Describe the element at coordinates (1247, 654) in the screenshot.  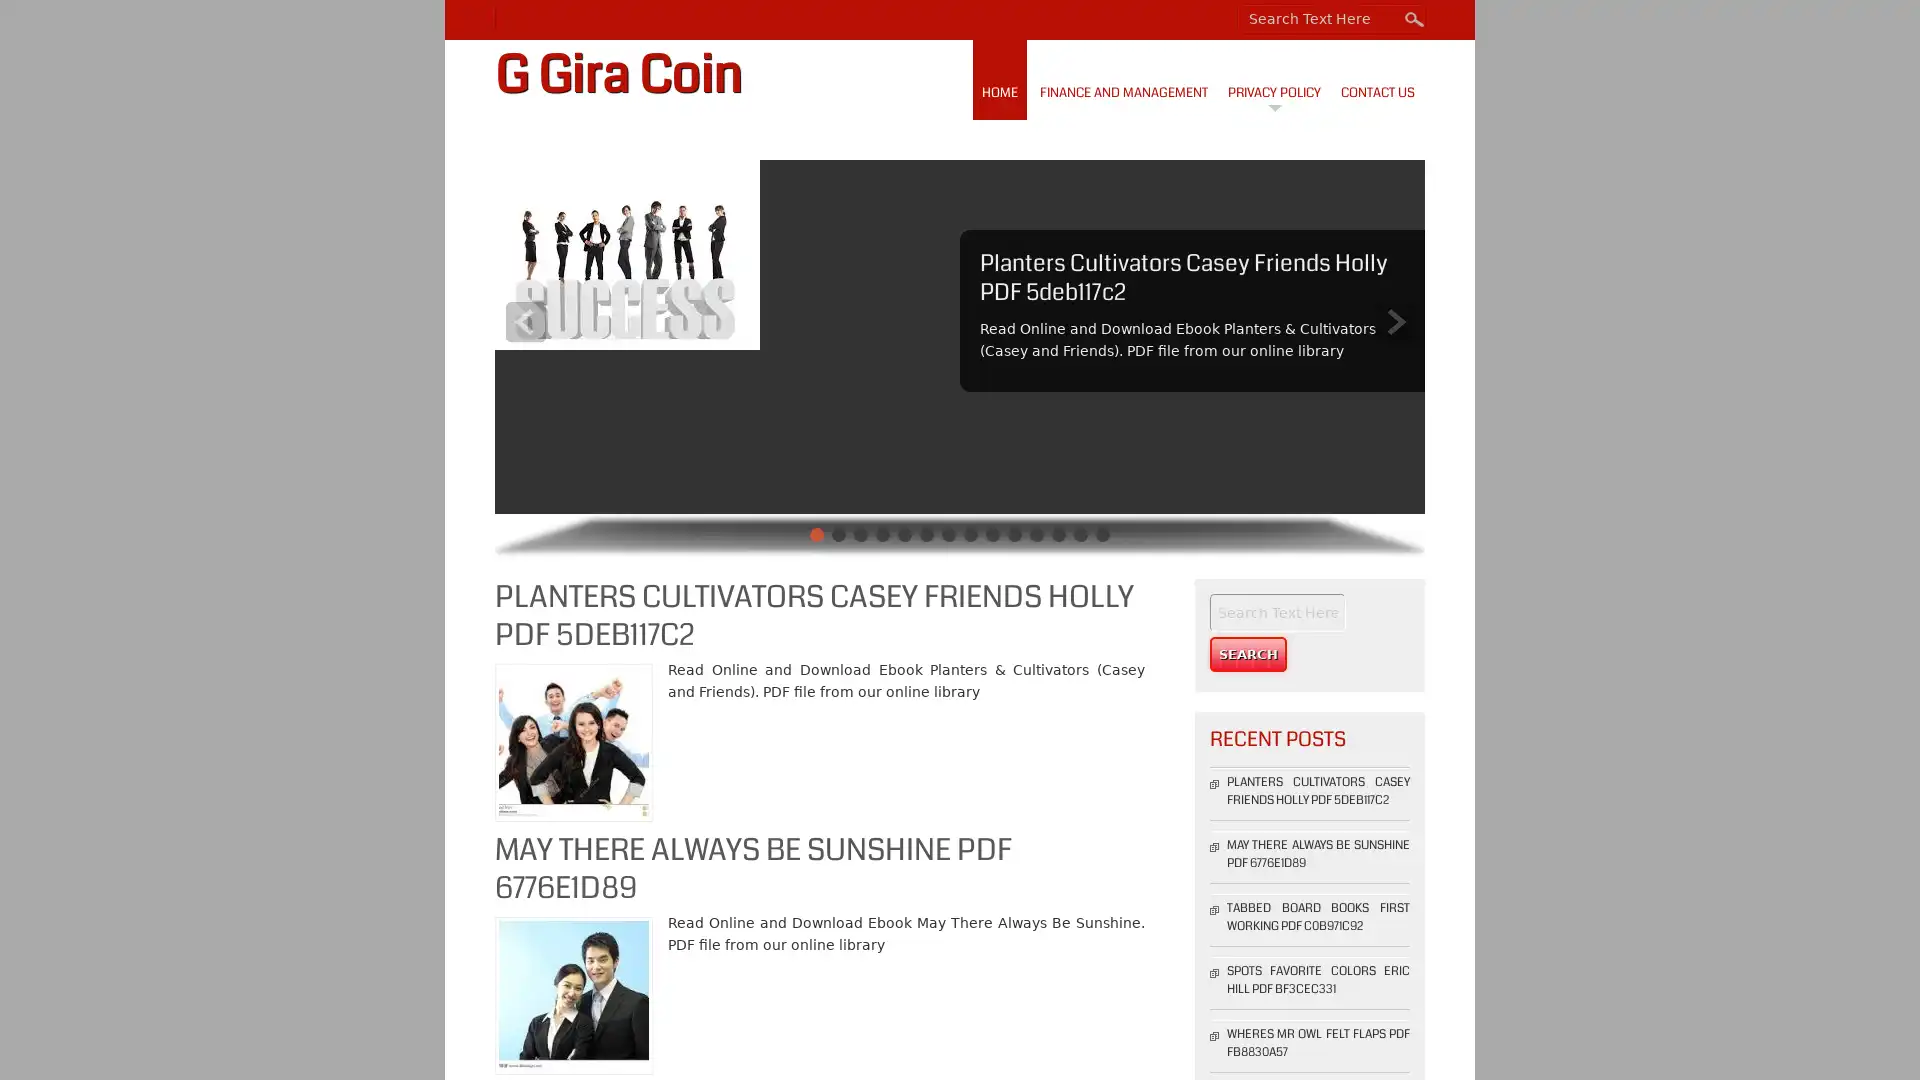
I see `Search` at that location.